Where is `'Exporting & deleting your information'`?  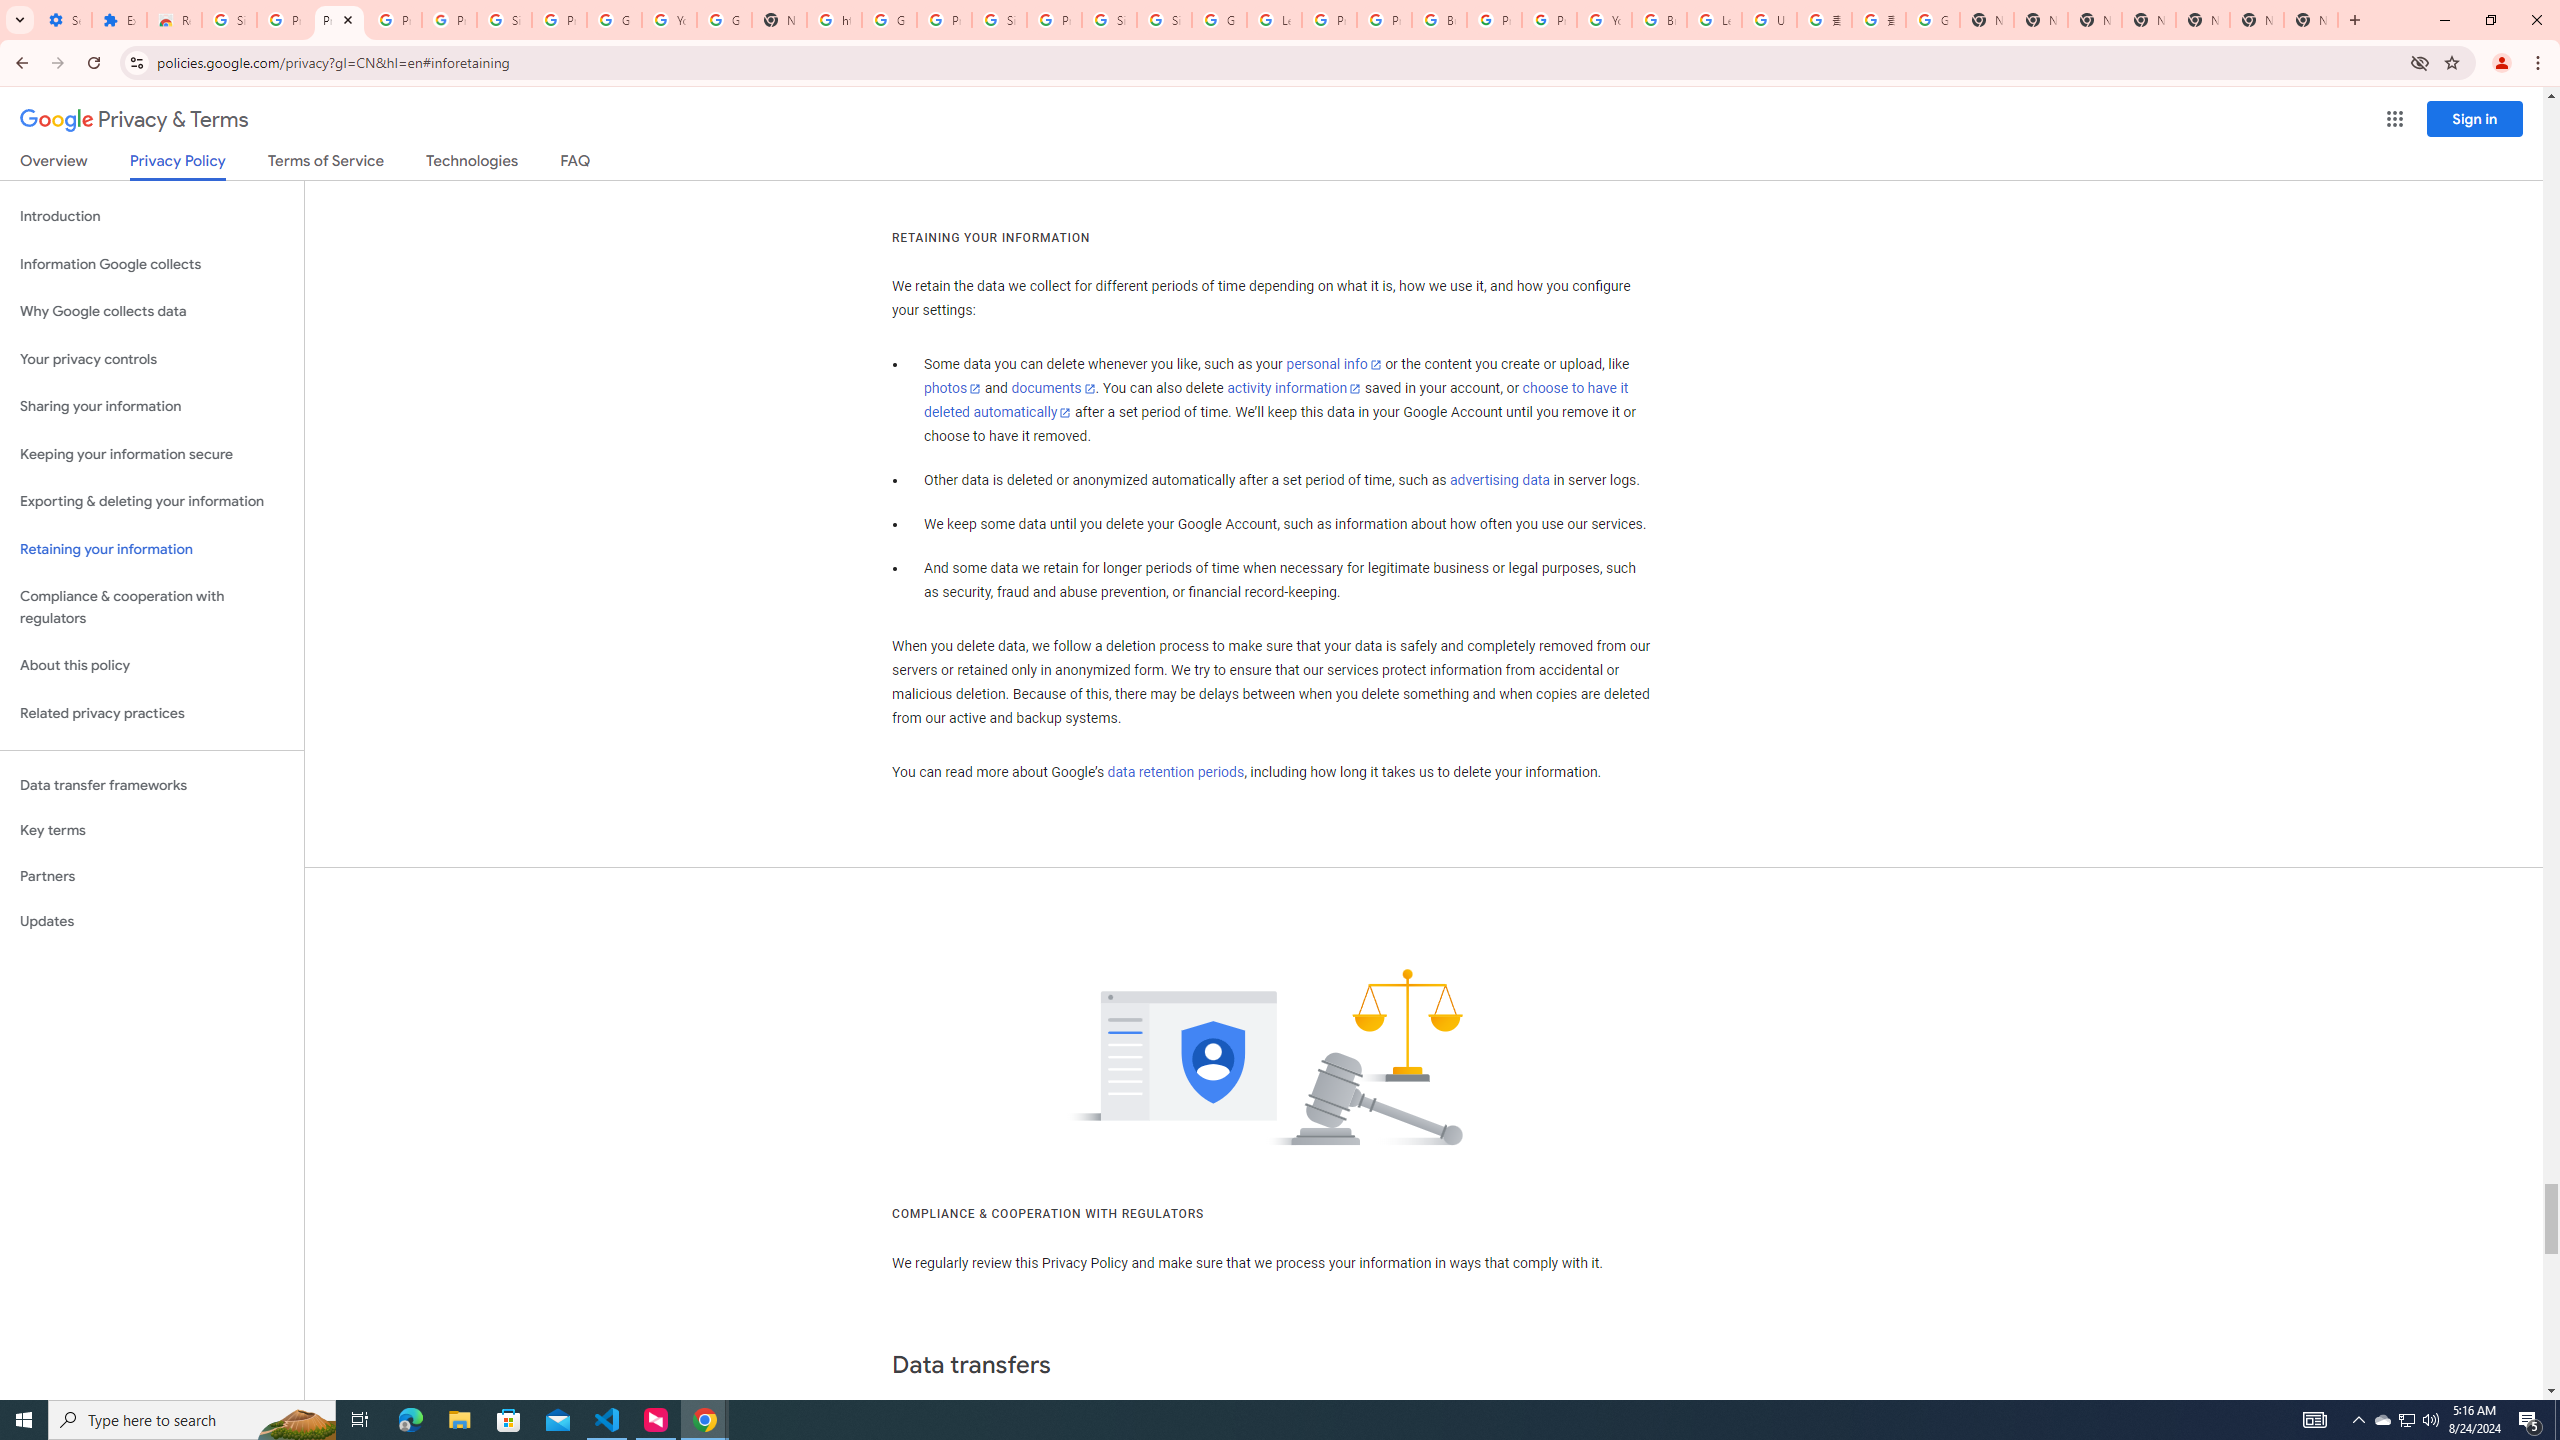
'Exporting & deleting your information' is located at coordinates (151, 501).